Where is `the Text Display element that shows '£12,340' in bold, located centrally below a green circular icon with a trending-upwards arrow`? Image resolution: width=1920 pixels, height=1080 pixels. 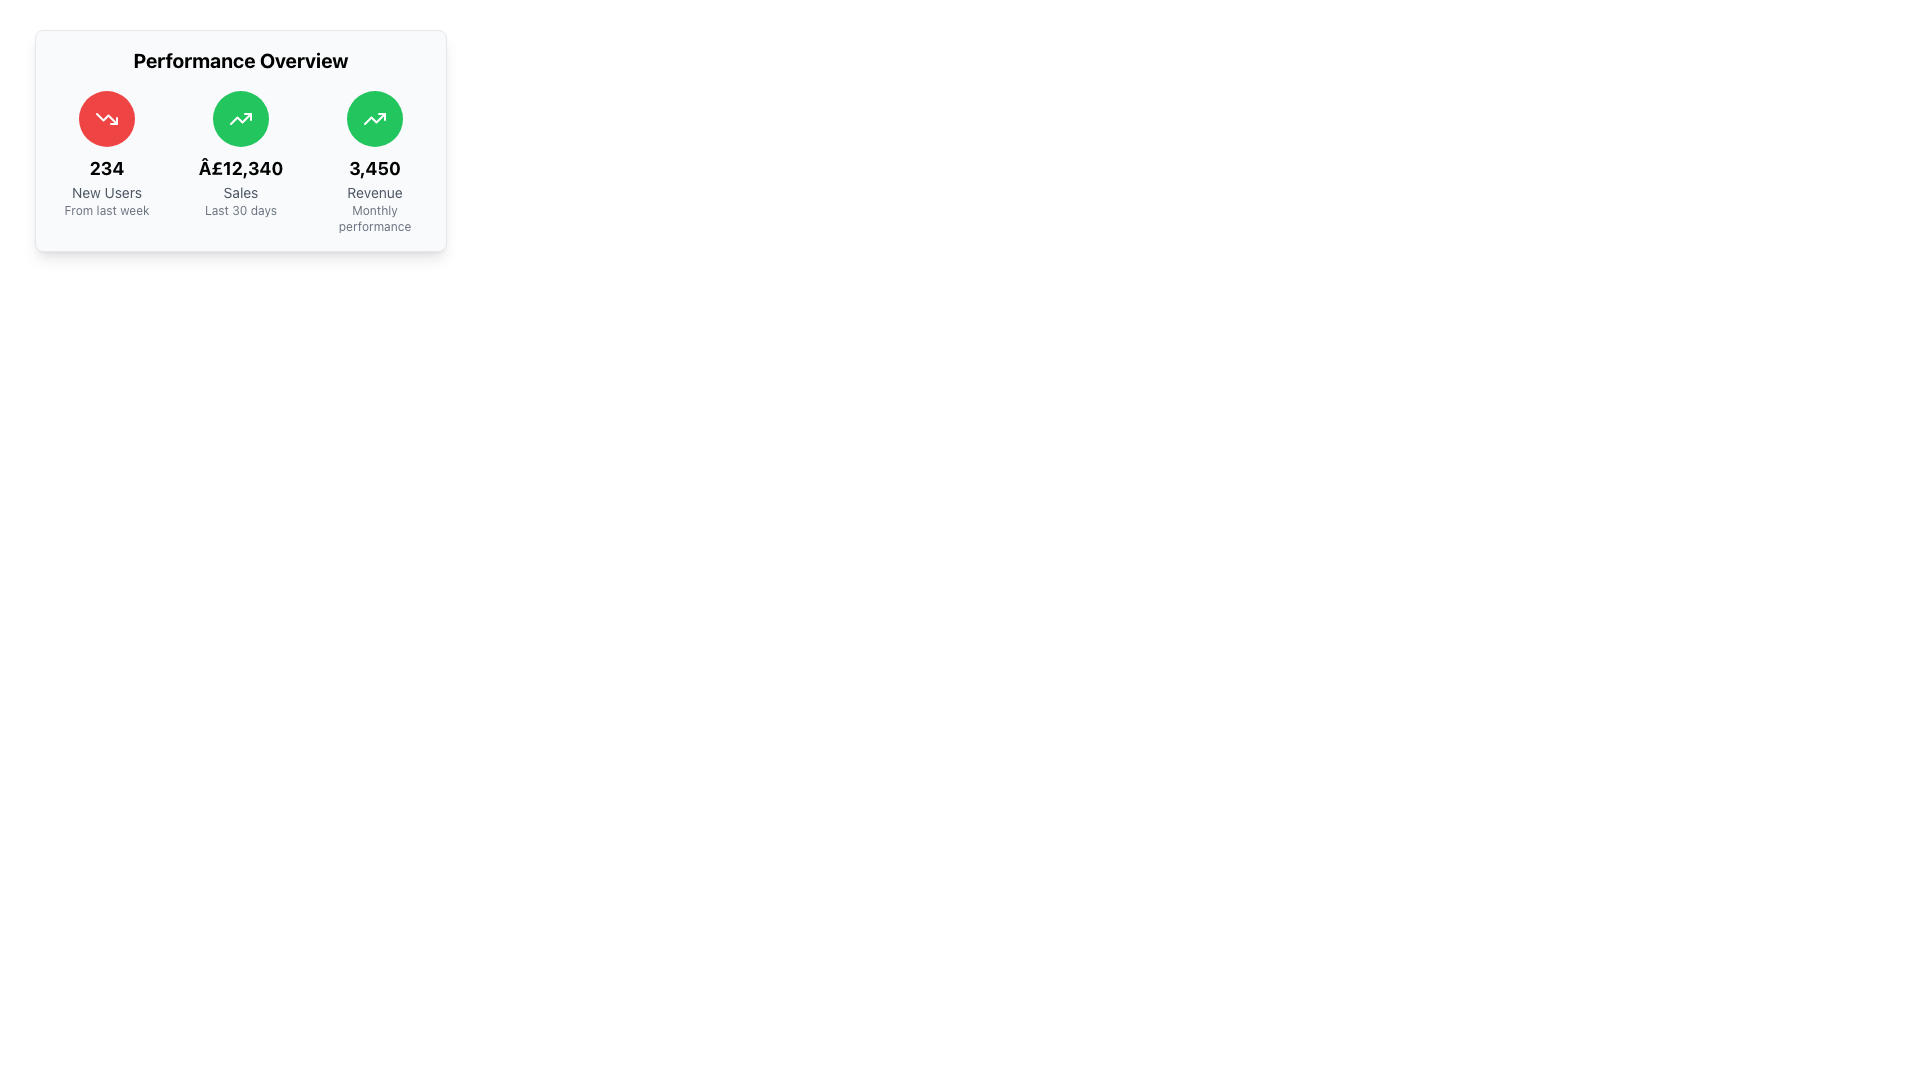 the Text Display element that shows '£12,340' in bold, located centrally below a green circular icon with a trending-upwards arrow is located at coordinates (240, 168).